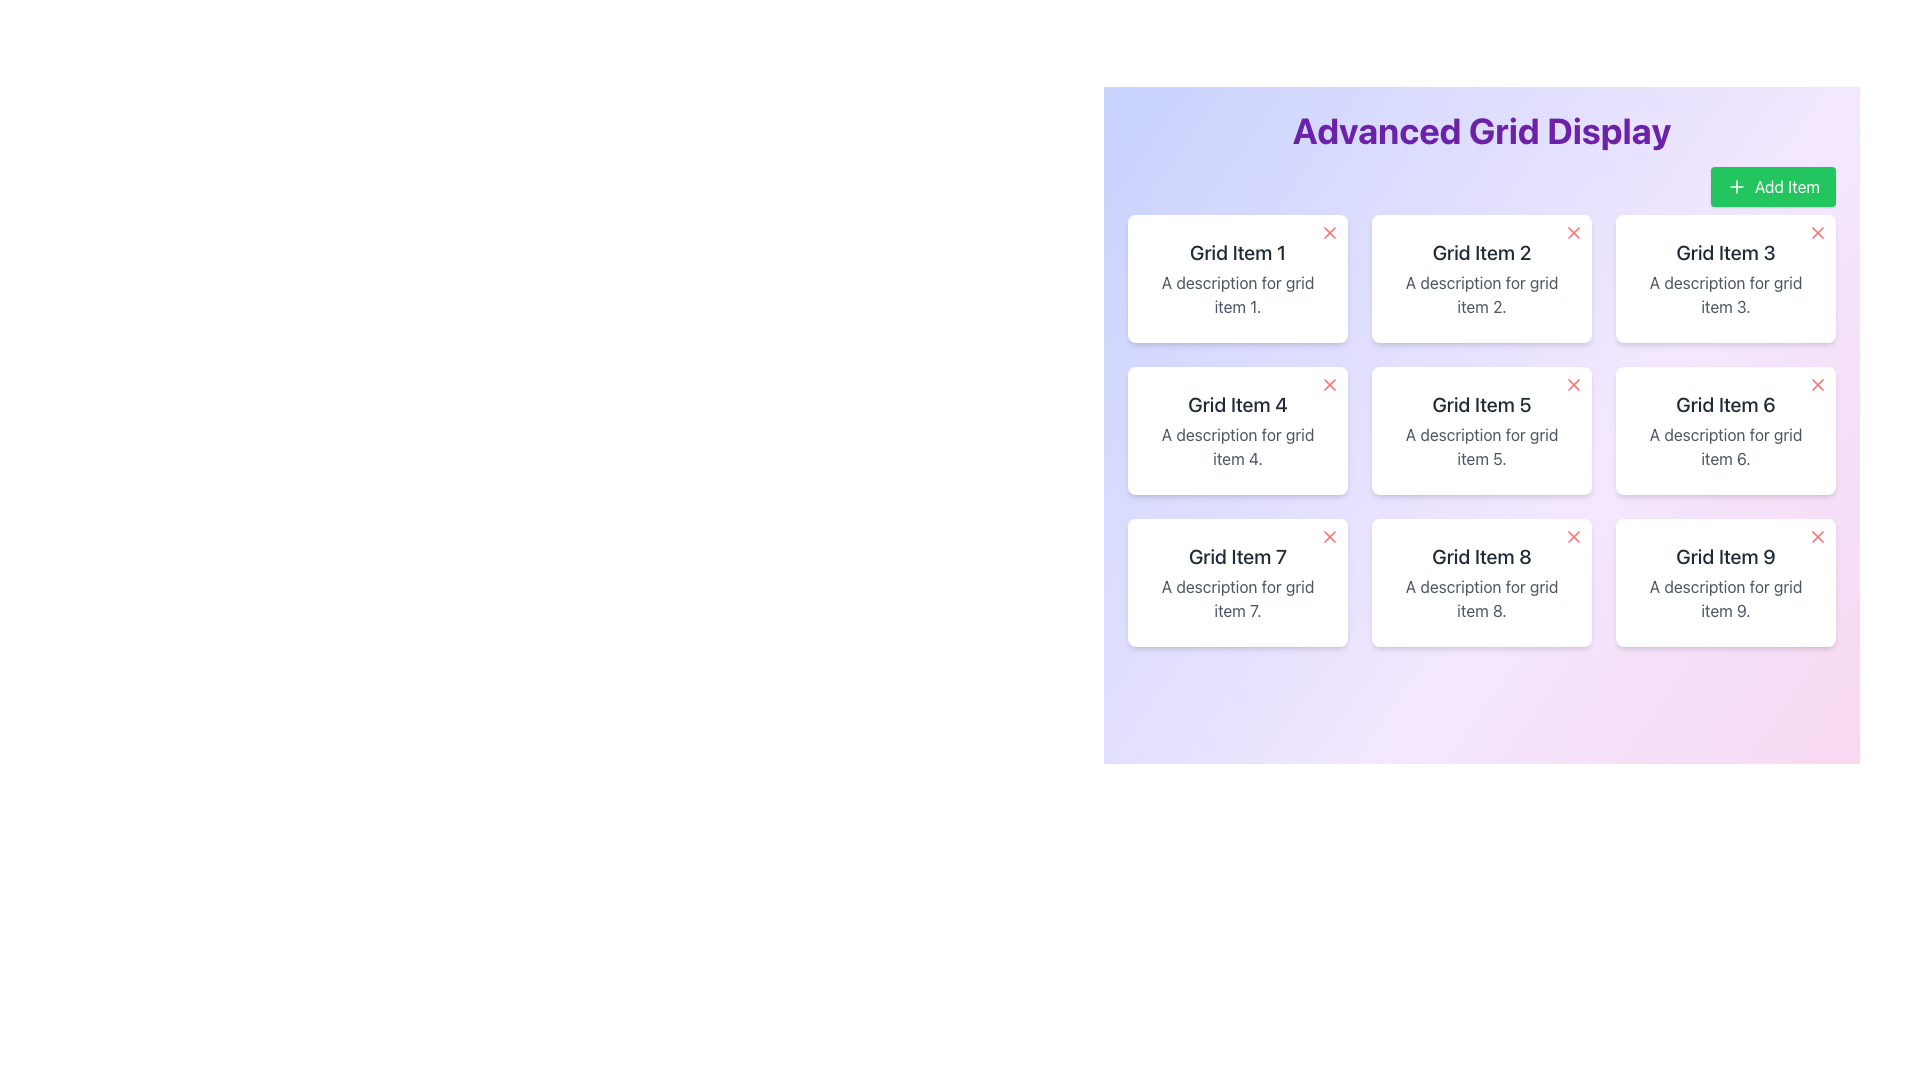  I want to click on the static text element that serves as a description for 'Grid Item 7', located in the middle position of the grid's bottom row, so click(1237, 597).